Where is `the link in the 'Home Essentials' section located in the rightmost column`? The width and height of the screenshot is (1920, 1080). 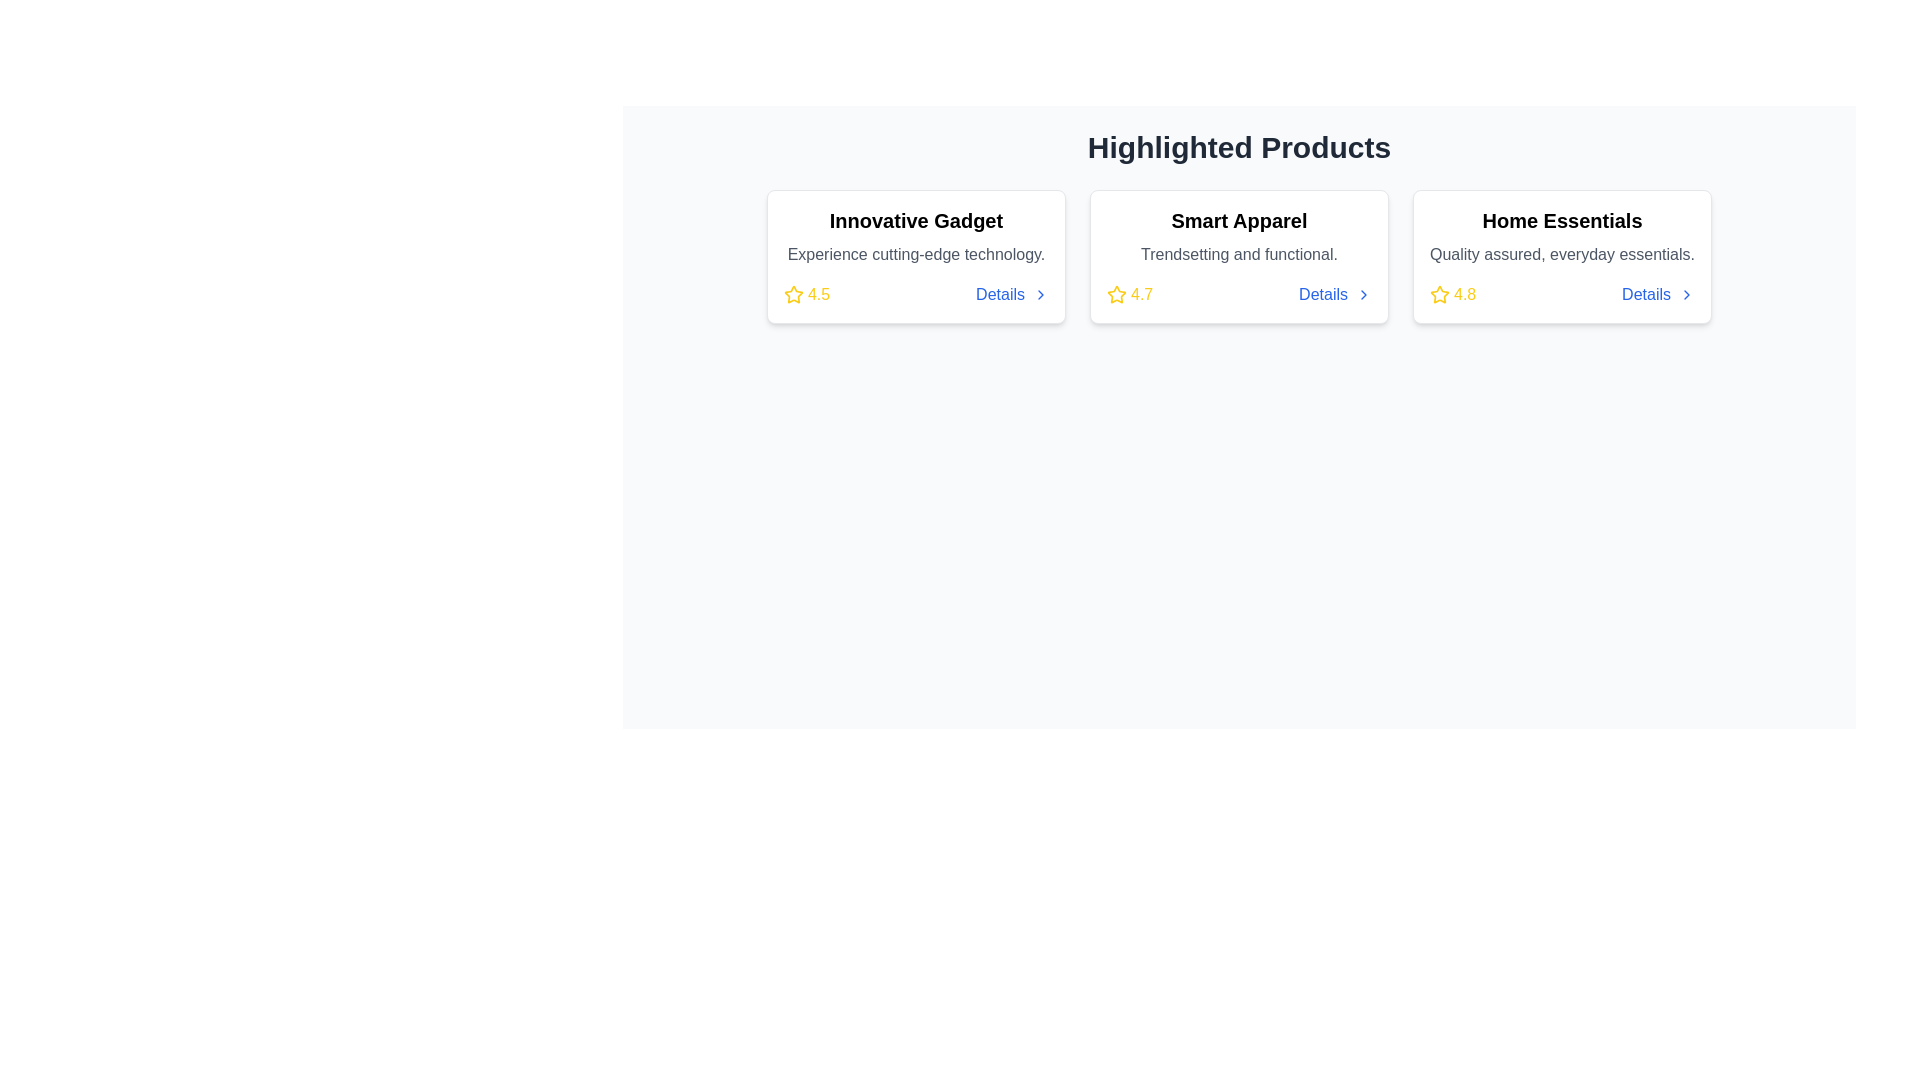
the link in the 'Home Essentials' section located in the rightmost column is located at coordinates (1658, 294).